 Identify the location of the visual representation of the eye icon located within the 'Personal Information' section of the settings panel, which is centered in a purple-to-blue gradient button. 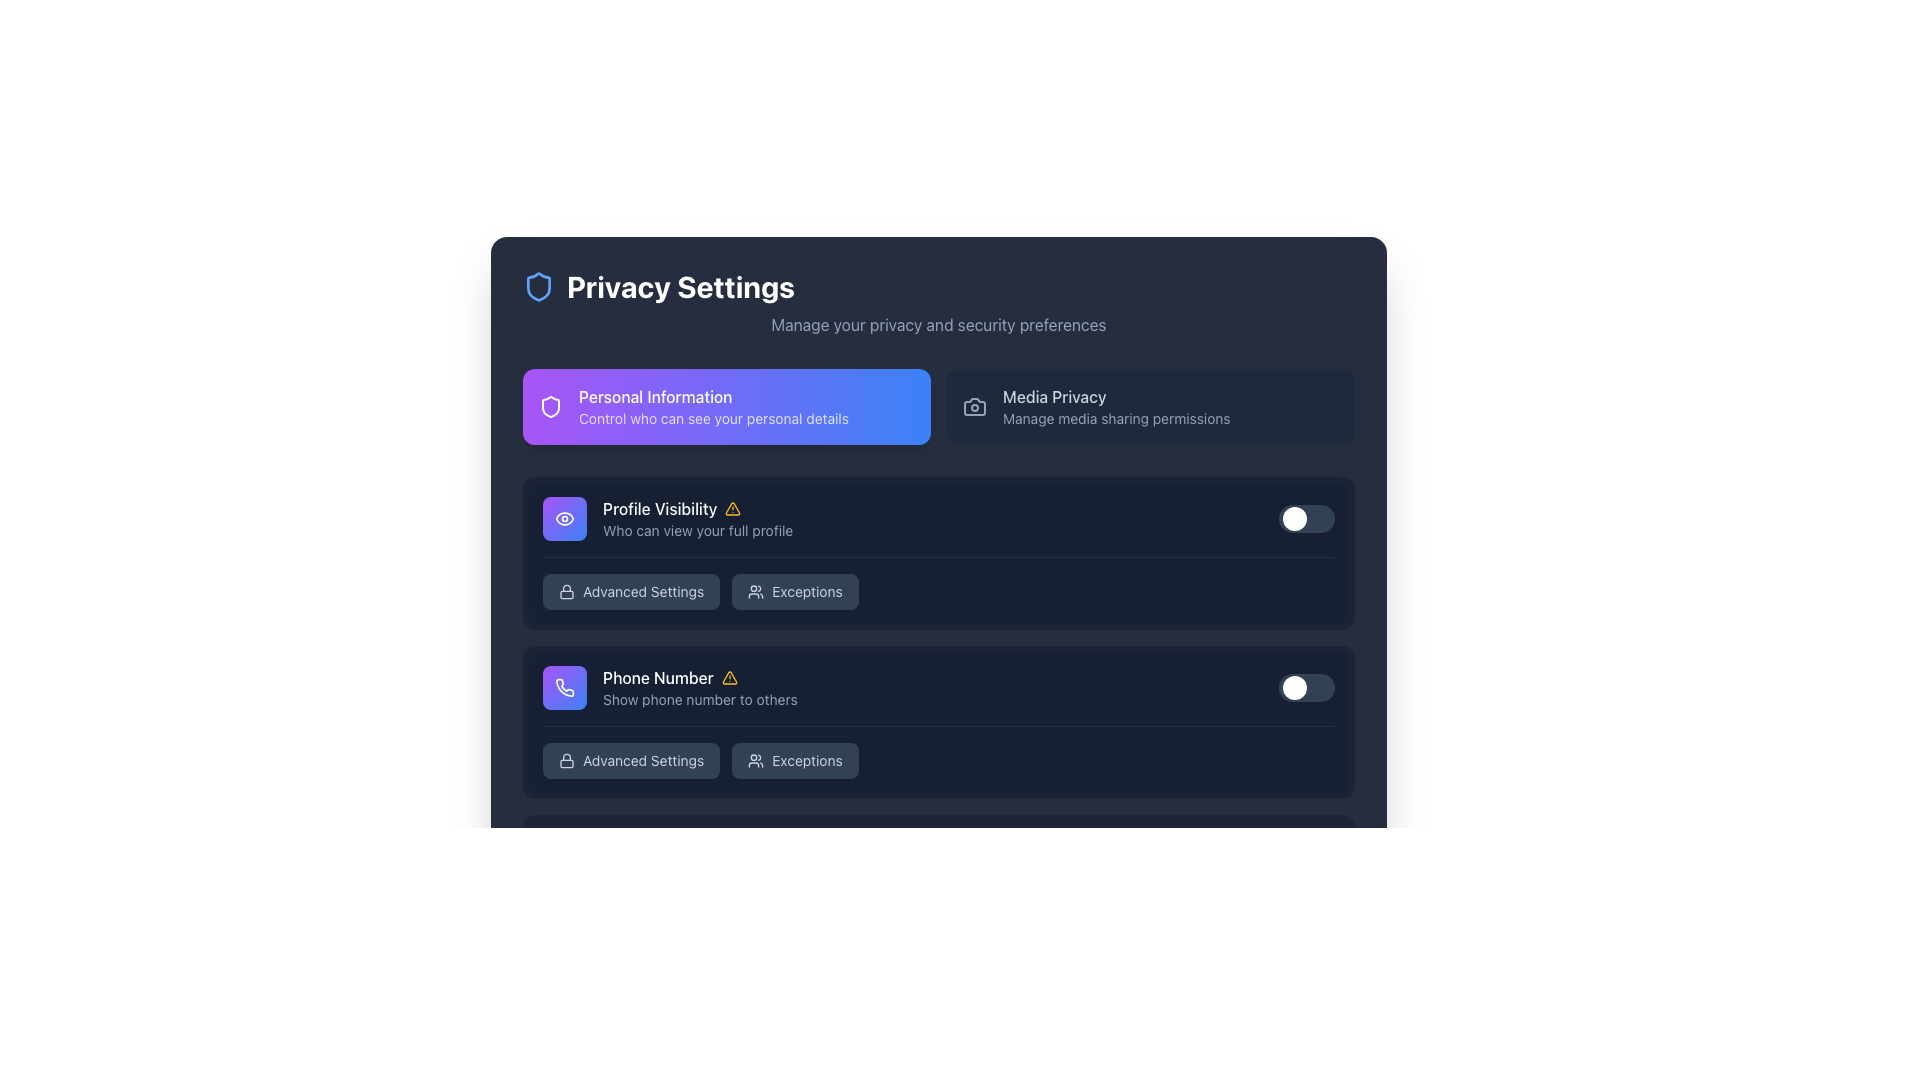
(564, 518).